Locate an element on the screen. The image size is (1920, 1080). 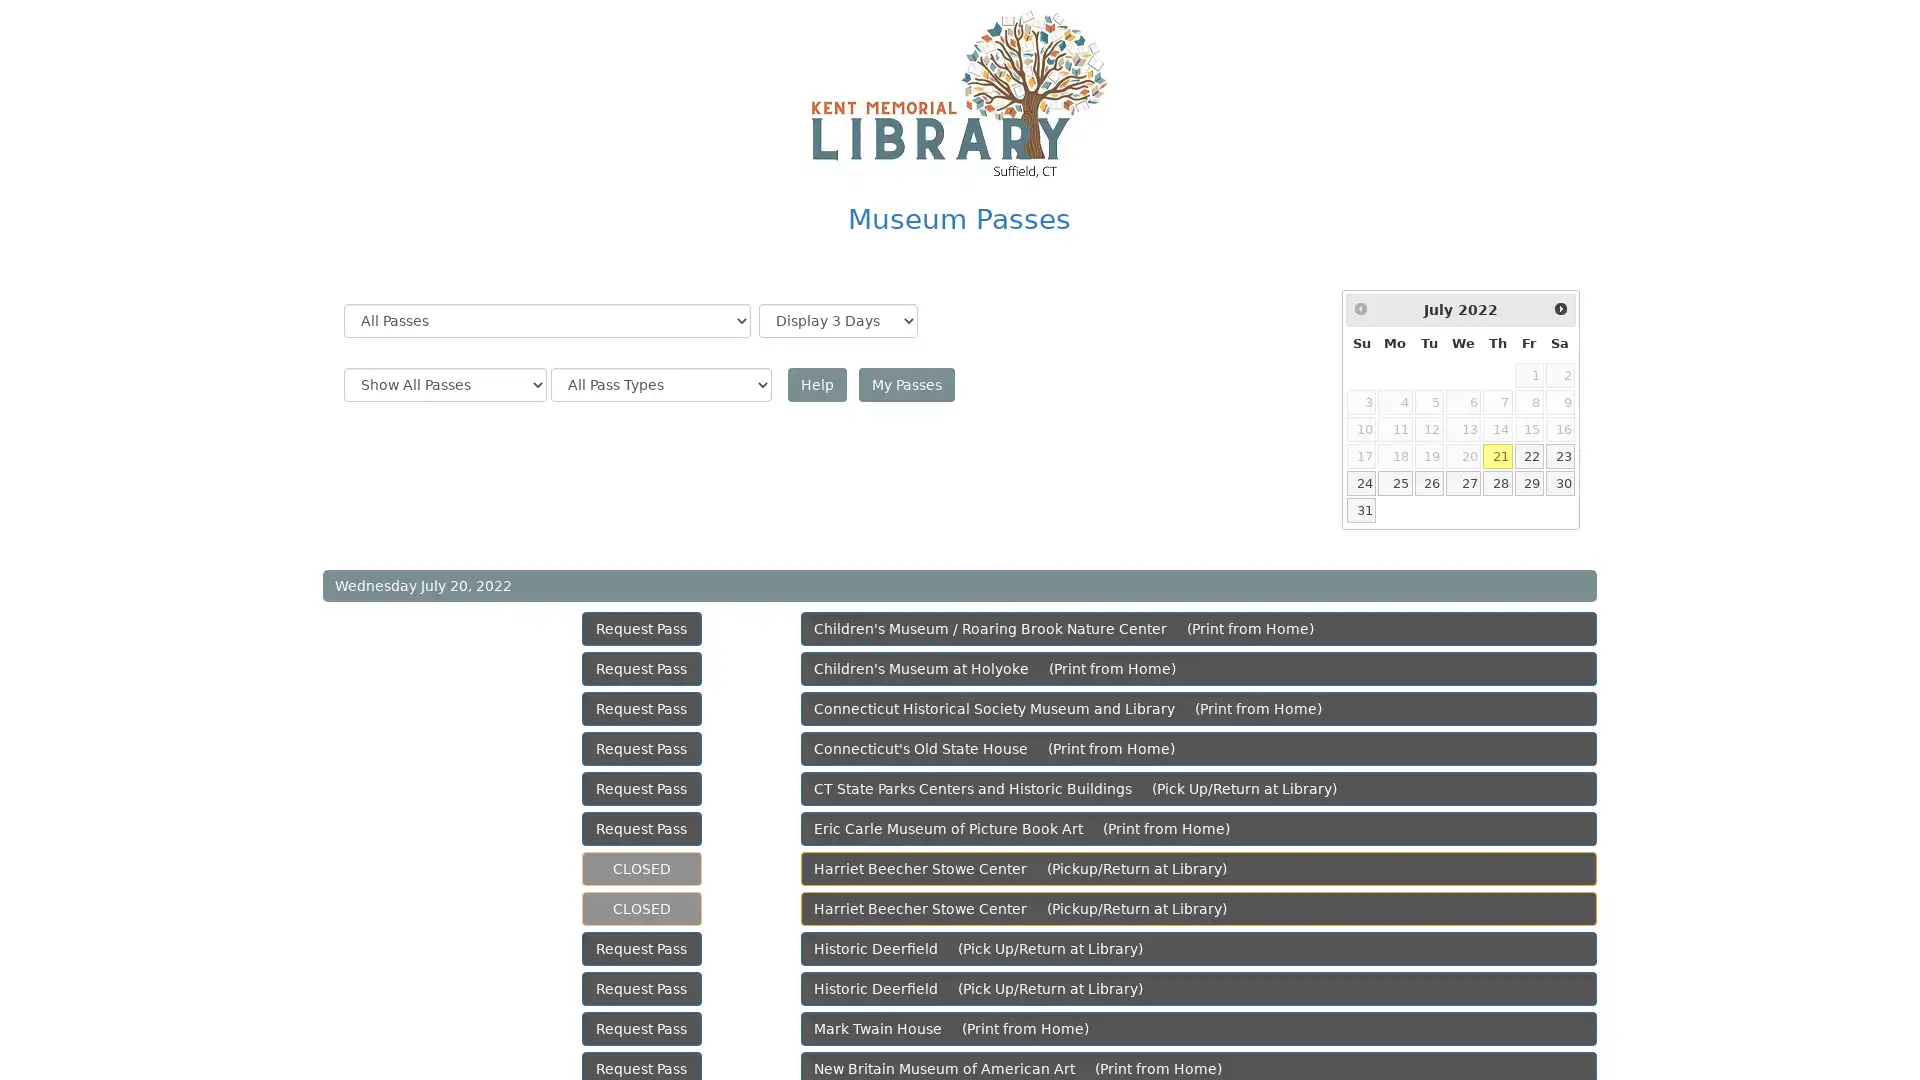
Historic Deerfield     (Pick Up/Return at Library) is located at coordinates (1198, 947).